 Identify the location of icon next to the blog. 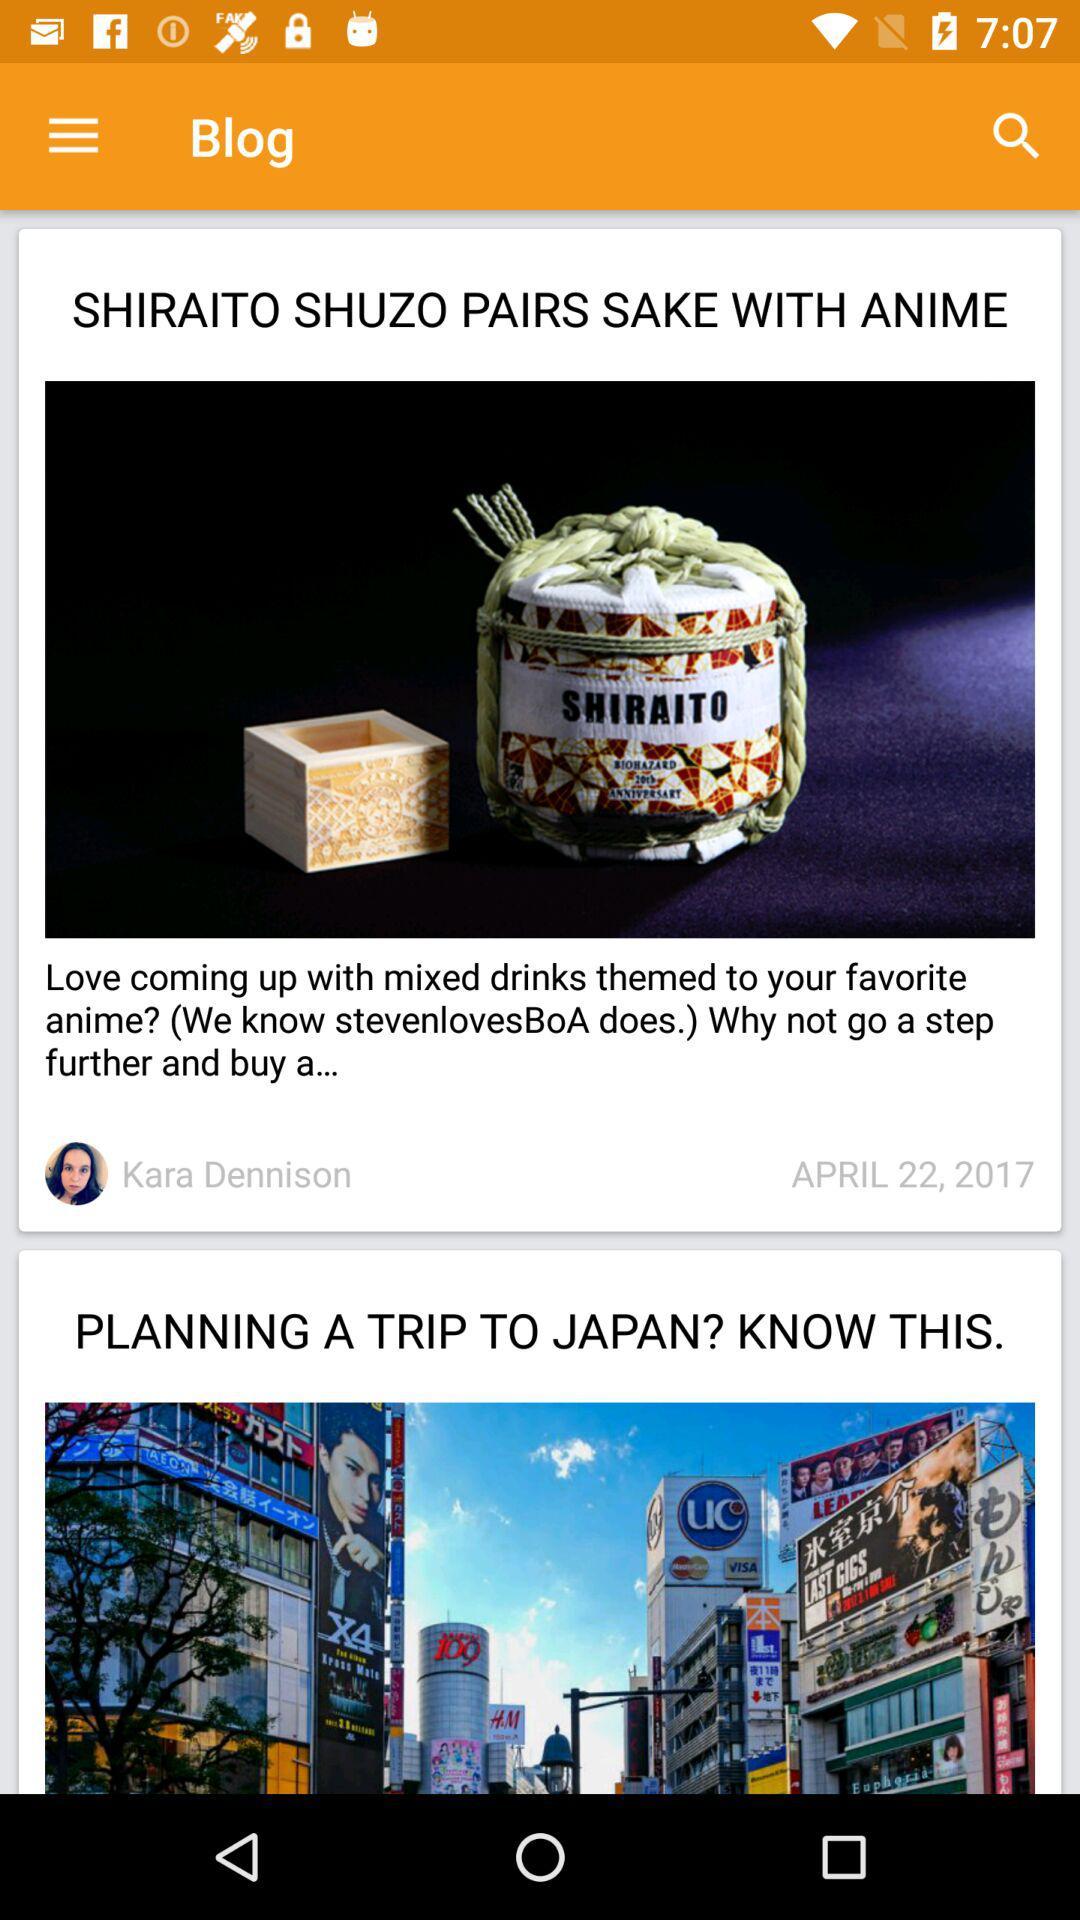
(72, 135).